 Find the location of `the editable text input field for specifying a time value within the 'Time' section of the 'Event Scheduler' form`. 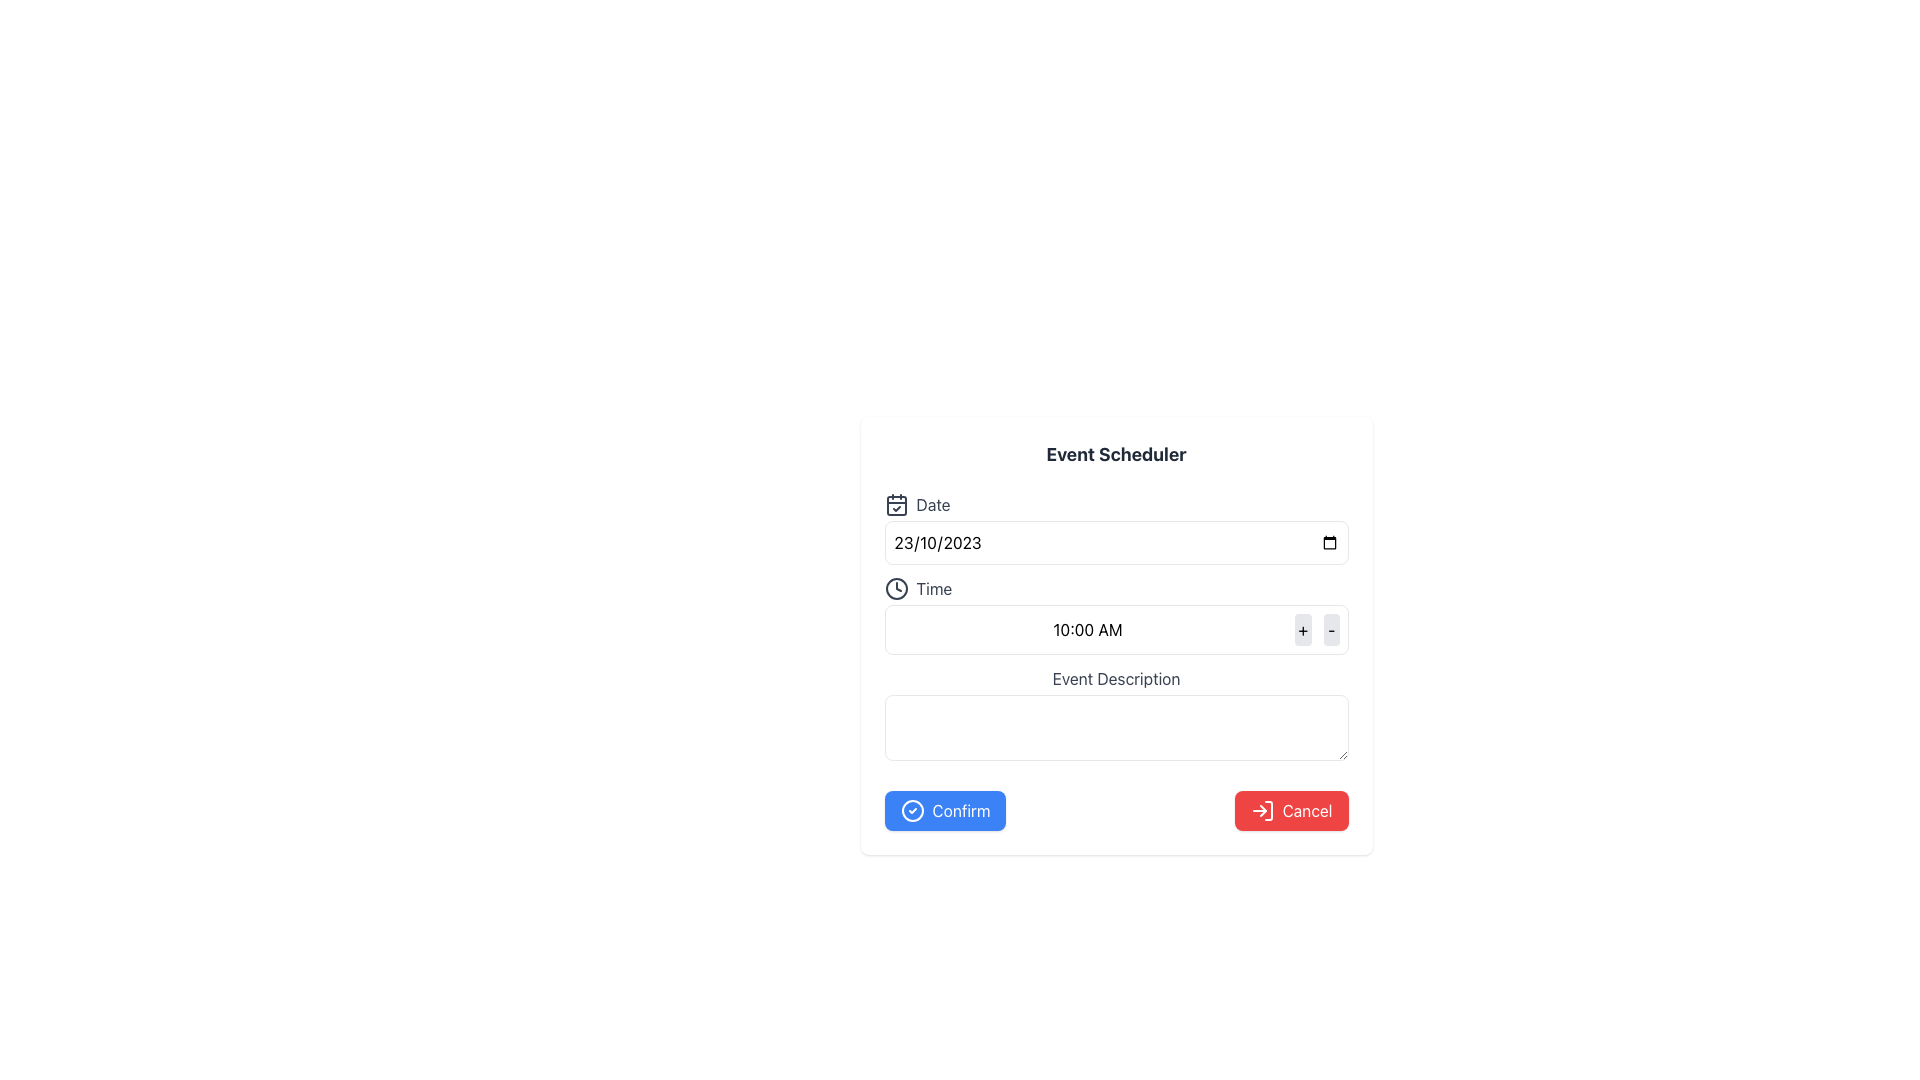

the editable text input field for specifying a time value within the 'Time' section of the 'Event Scheduler' form is located at coordinates (1087, 628).